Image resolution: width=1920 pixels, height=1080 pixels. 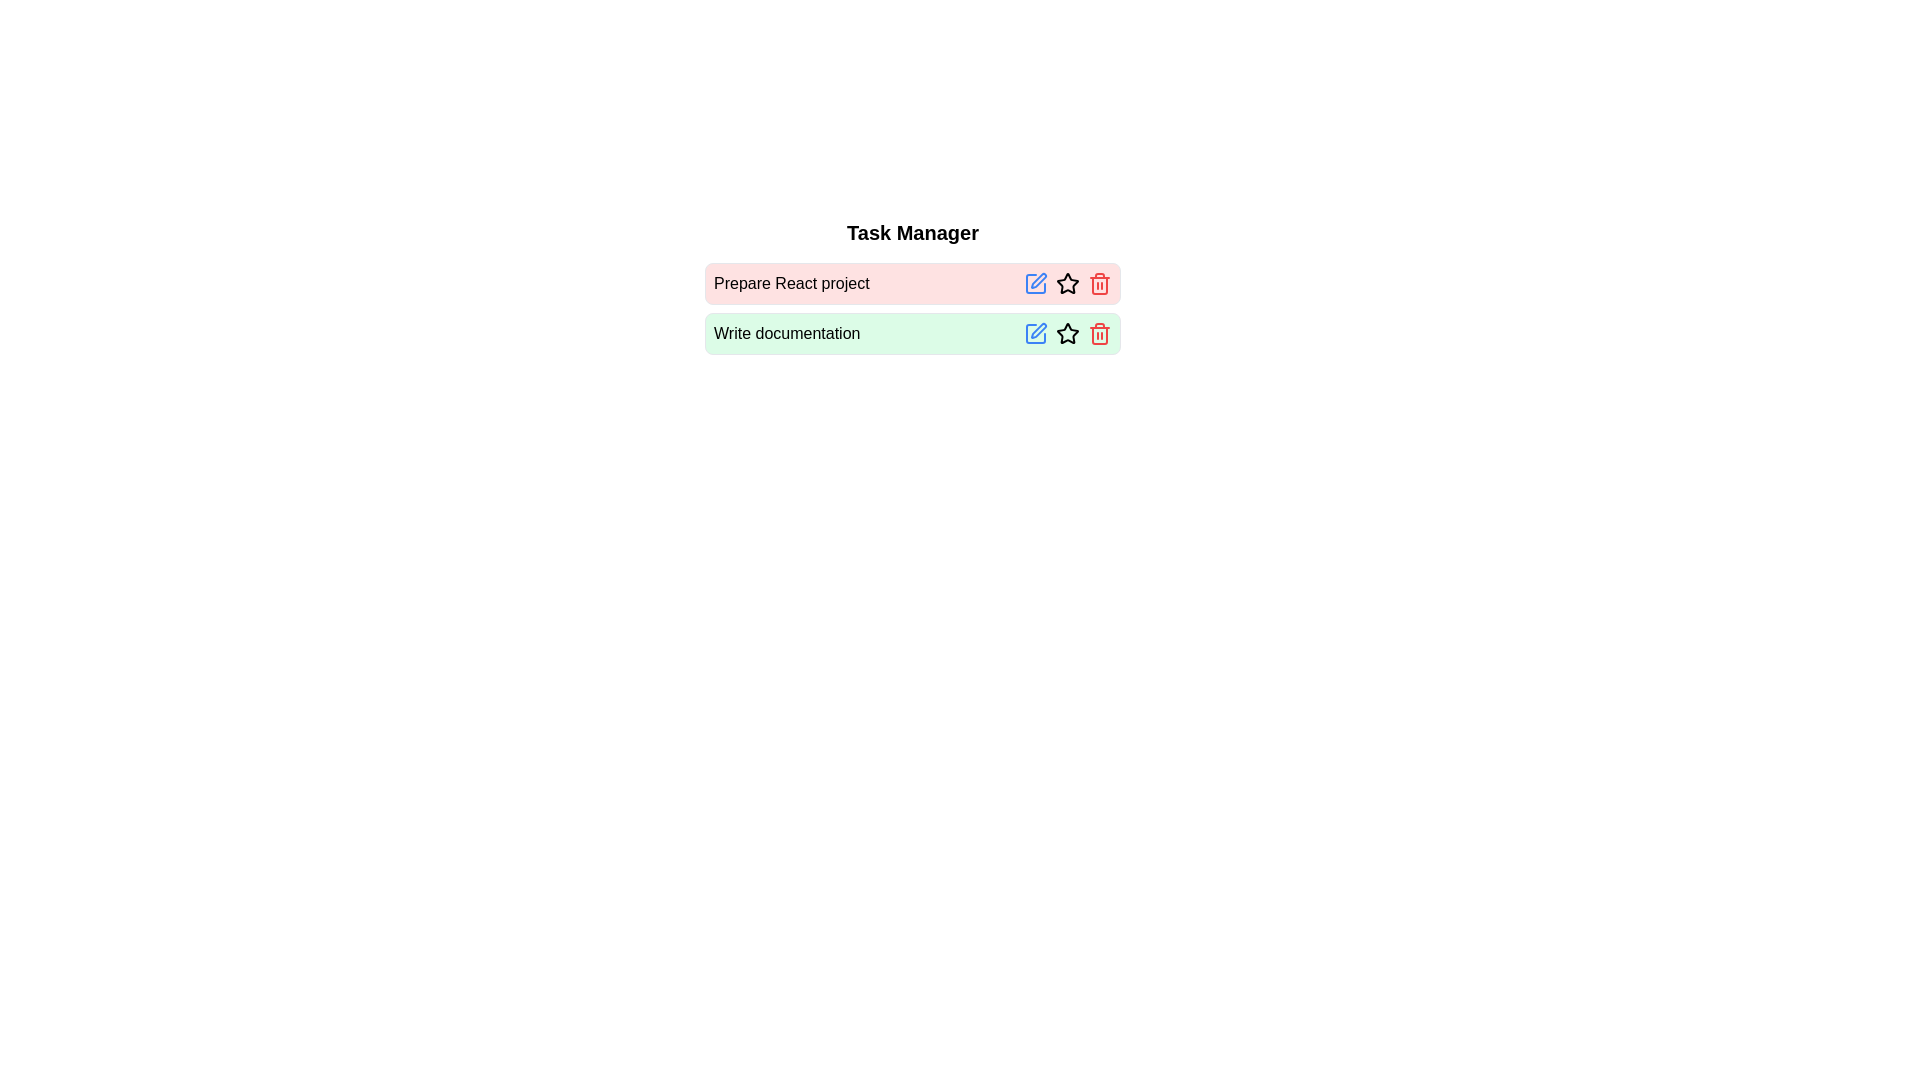 I want to click on the star icon button with a black outline located to the right of the 'Prepare React project' task entry, so click(x=1067, y=284).